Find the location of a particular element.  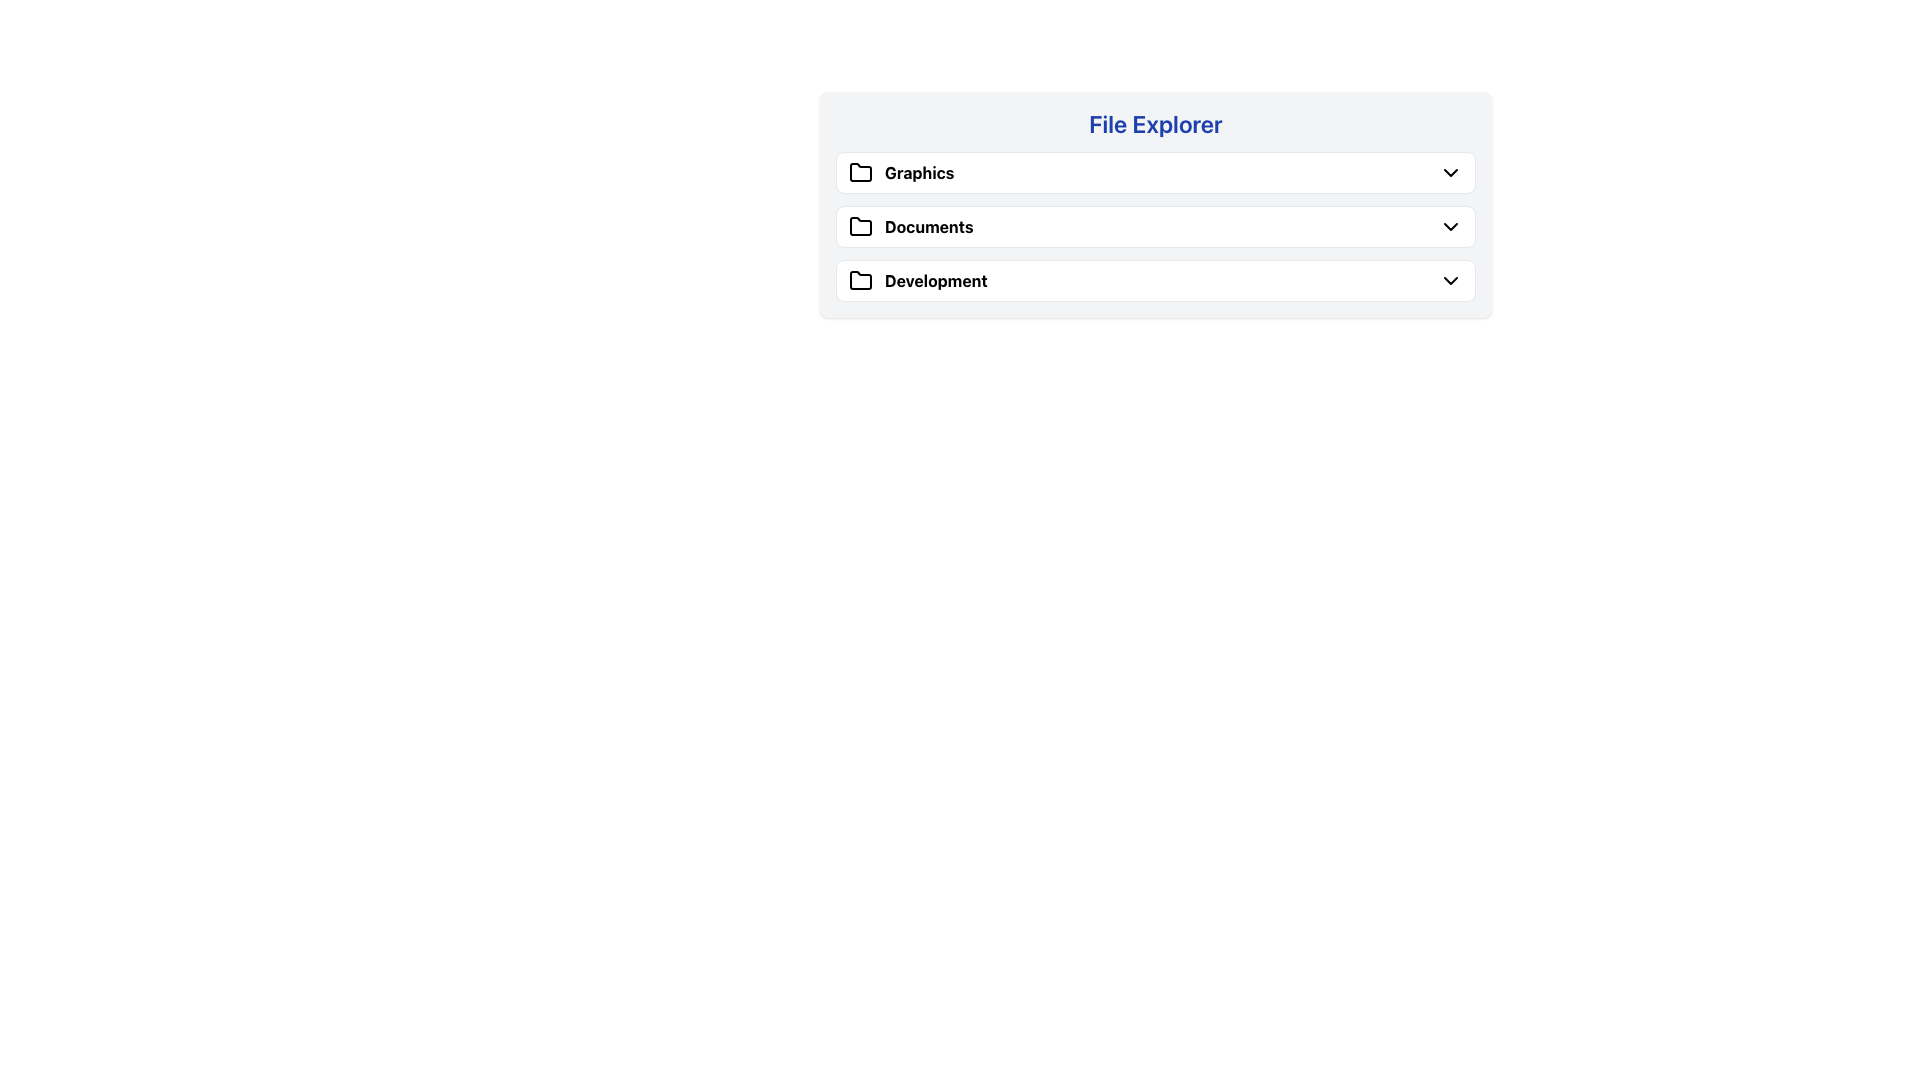

the 'Graphics' folder label, which is the first row in the File Explorer interface is located at coordinates (900, 172).